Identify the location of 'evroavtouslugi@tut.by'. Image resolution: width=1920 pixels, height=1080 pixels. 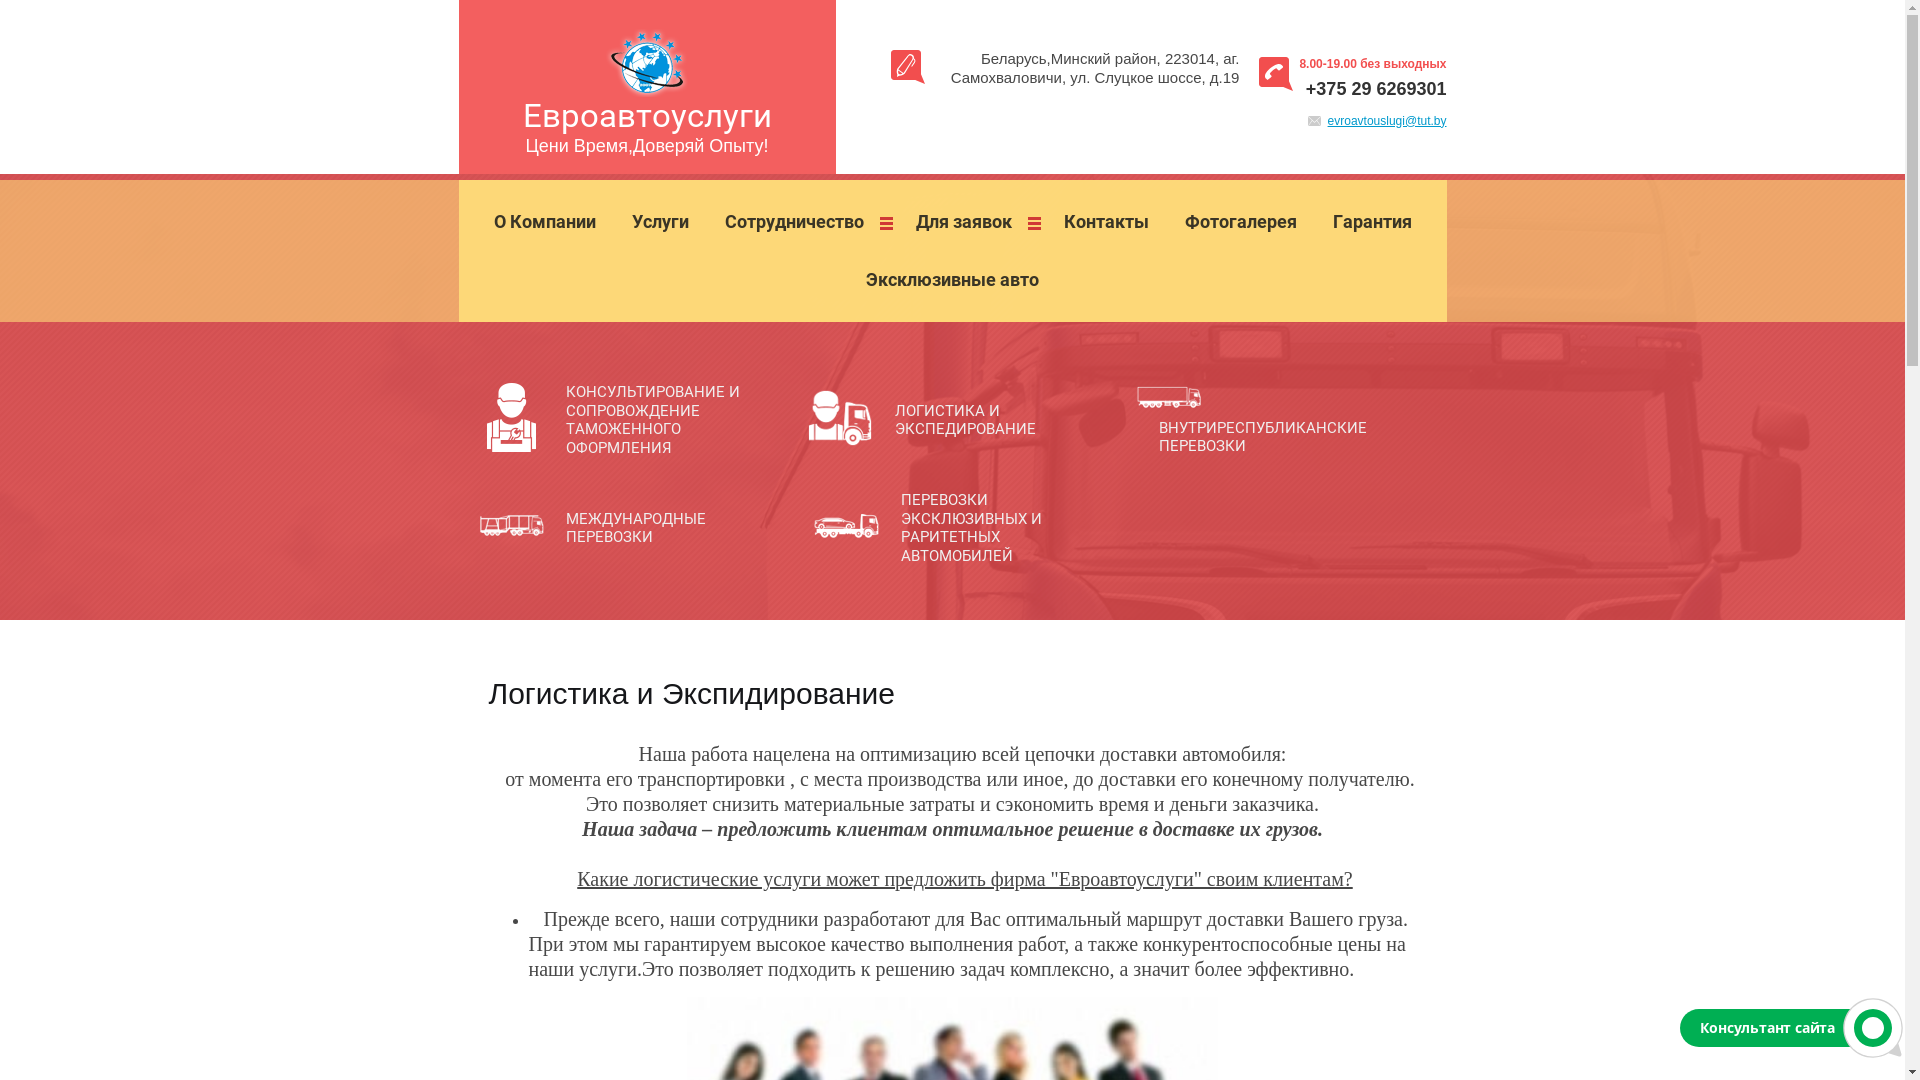
(1386, 120).